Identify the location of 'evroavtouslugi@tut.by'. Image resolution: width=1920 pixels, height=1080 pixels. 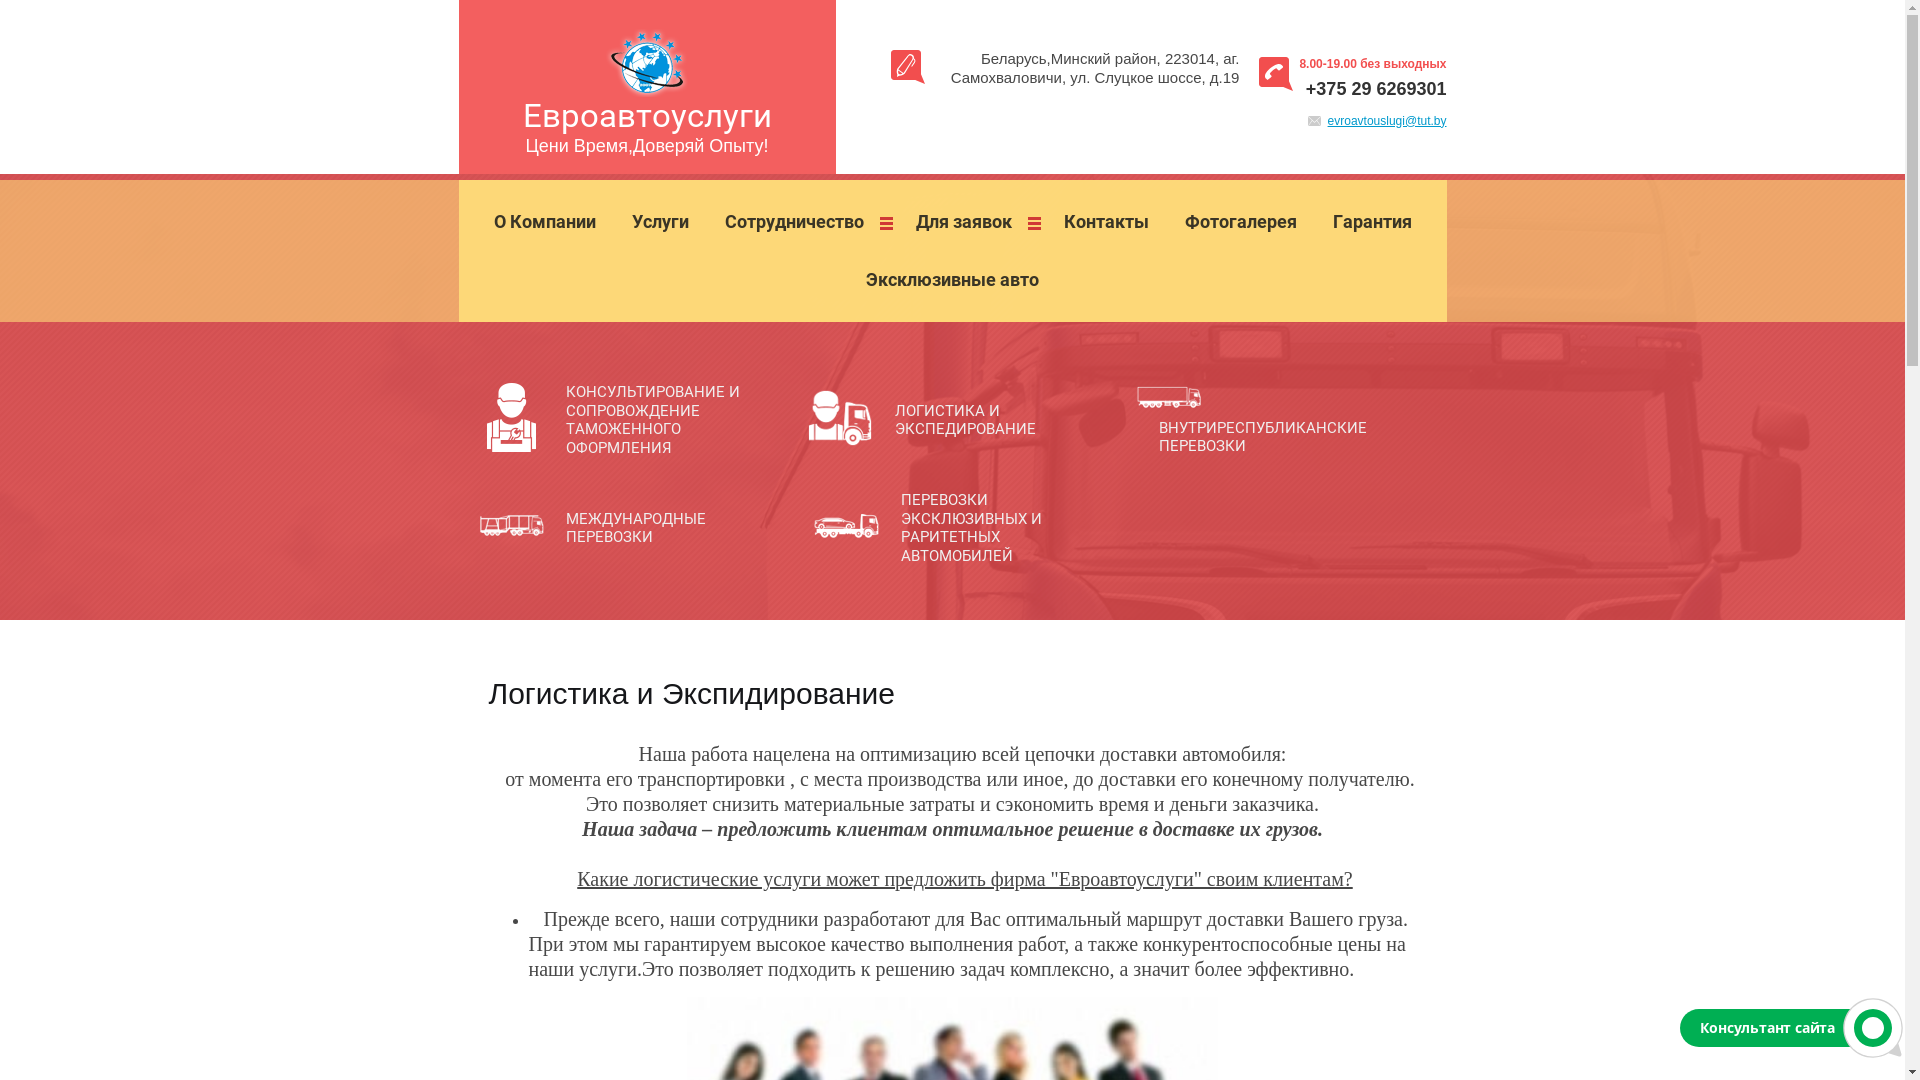
(1386, 120).